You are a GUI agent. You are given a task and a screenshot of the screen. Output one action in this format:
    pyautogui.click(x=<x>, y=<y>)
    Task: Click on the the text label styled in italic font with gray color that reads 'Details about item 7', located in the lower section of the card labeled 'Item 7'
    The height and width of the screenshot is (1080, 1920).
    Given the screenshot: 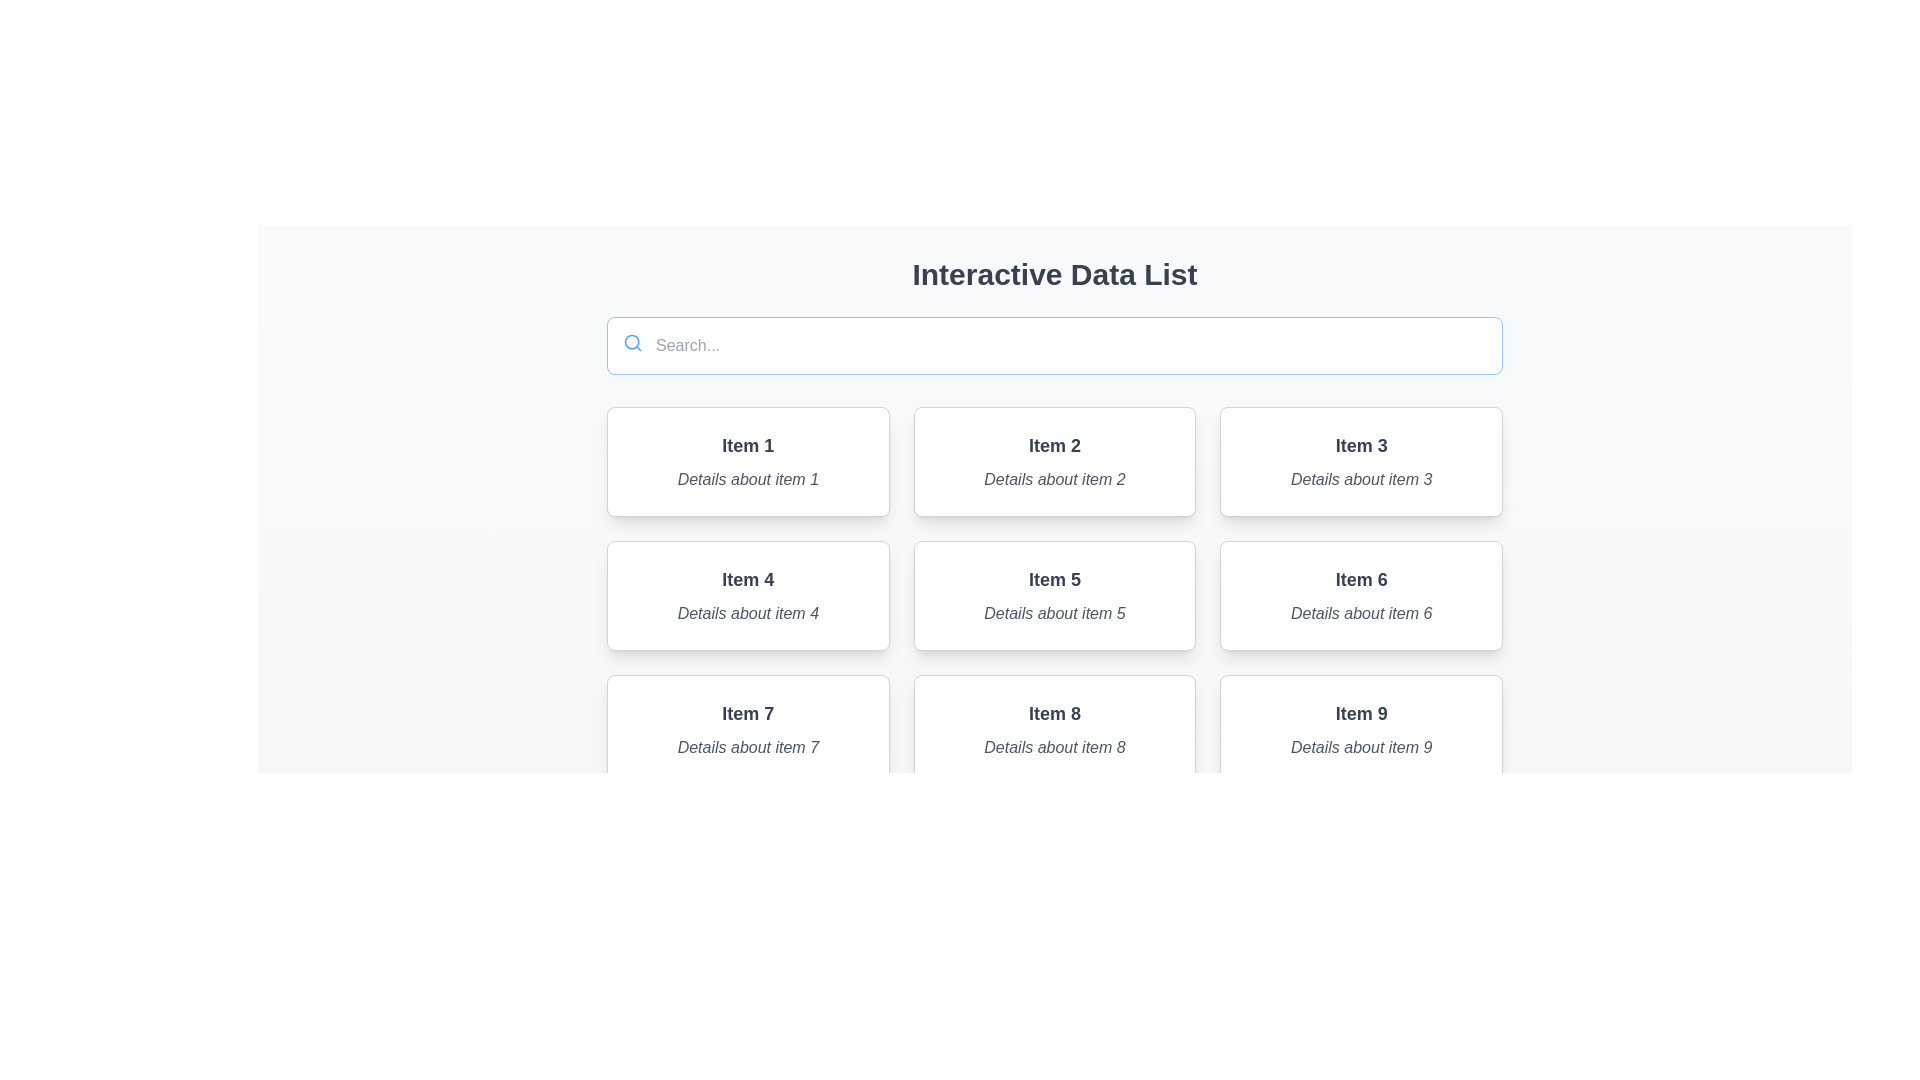 What is the action you would take?
    pyautogui.click(x=747, y=748)
    